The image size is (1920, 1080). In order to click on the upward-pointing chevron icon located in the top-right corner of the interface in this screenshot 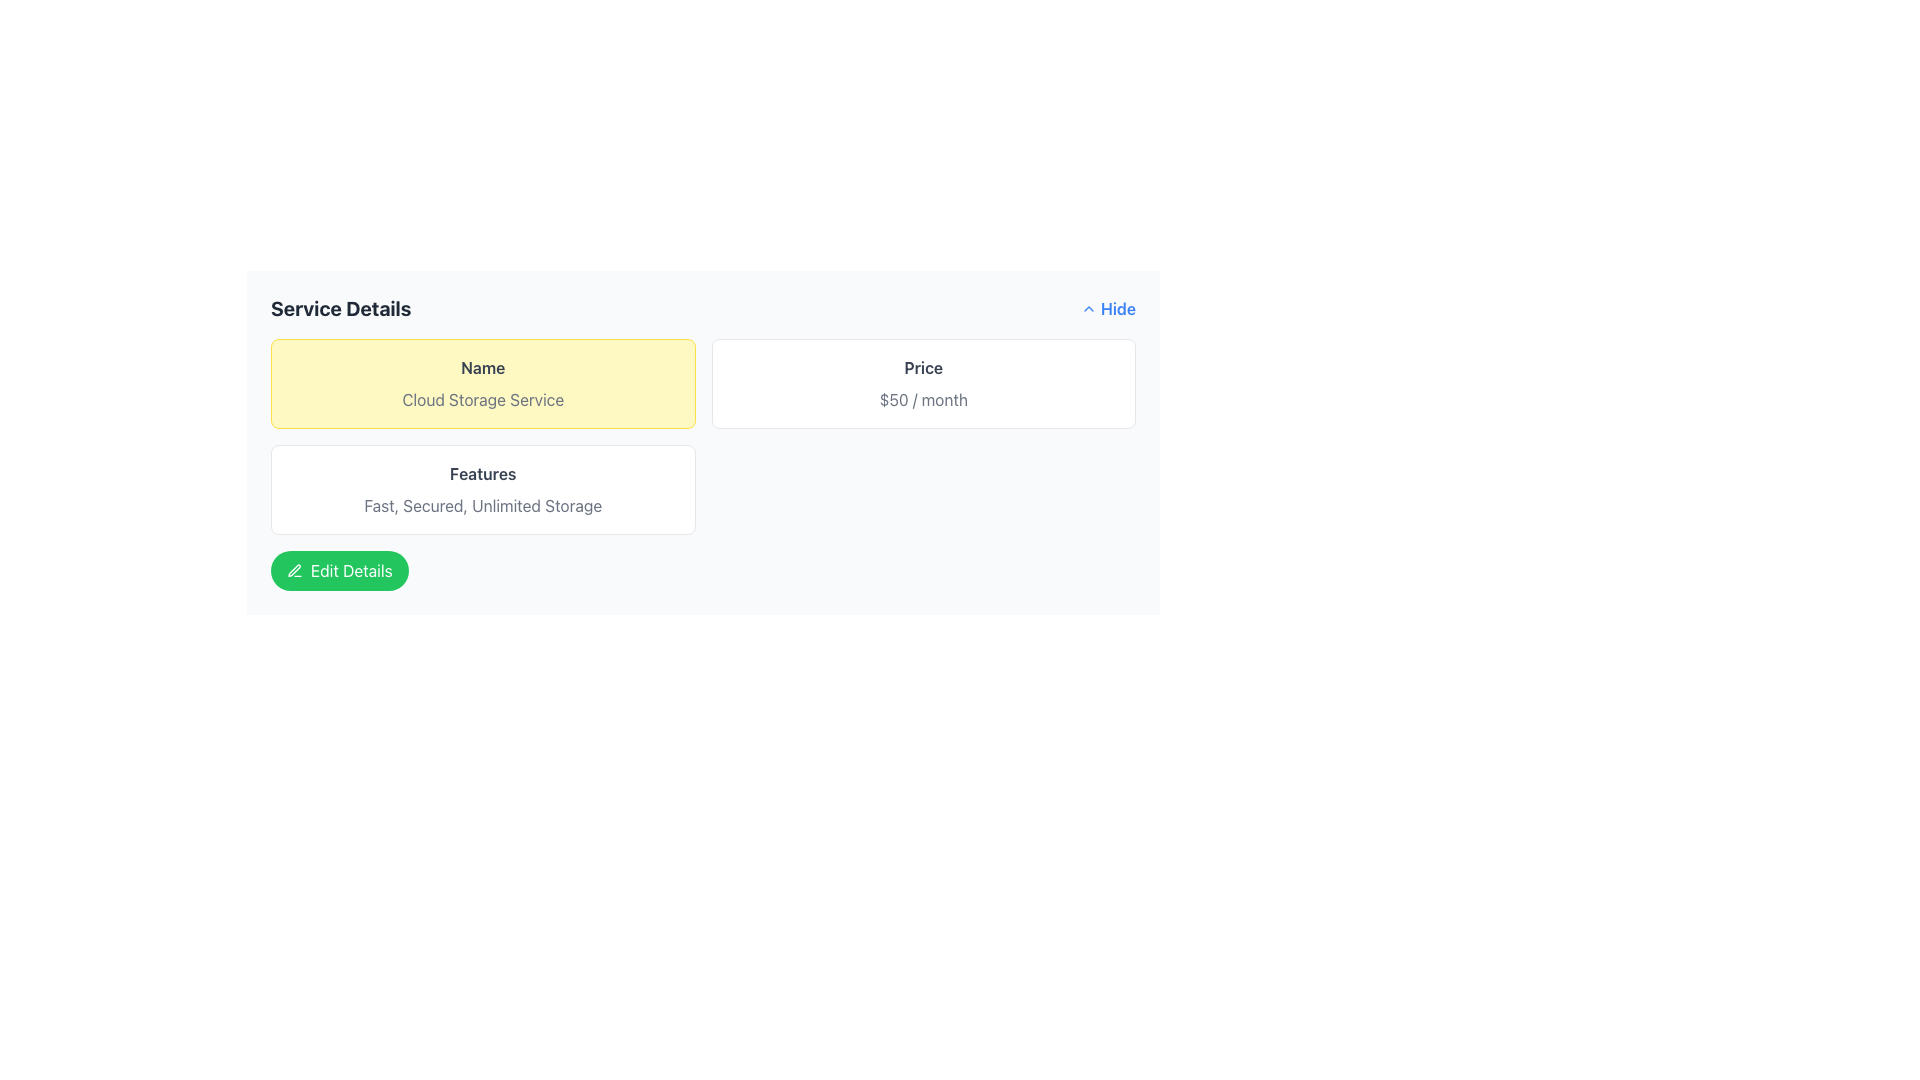, I will do `click(1087, 308)`.